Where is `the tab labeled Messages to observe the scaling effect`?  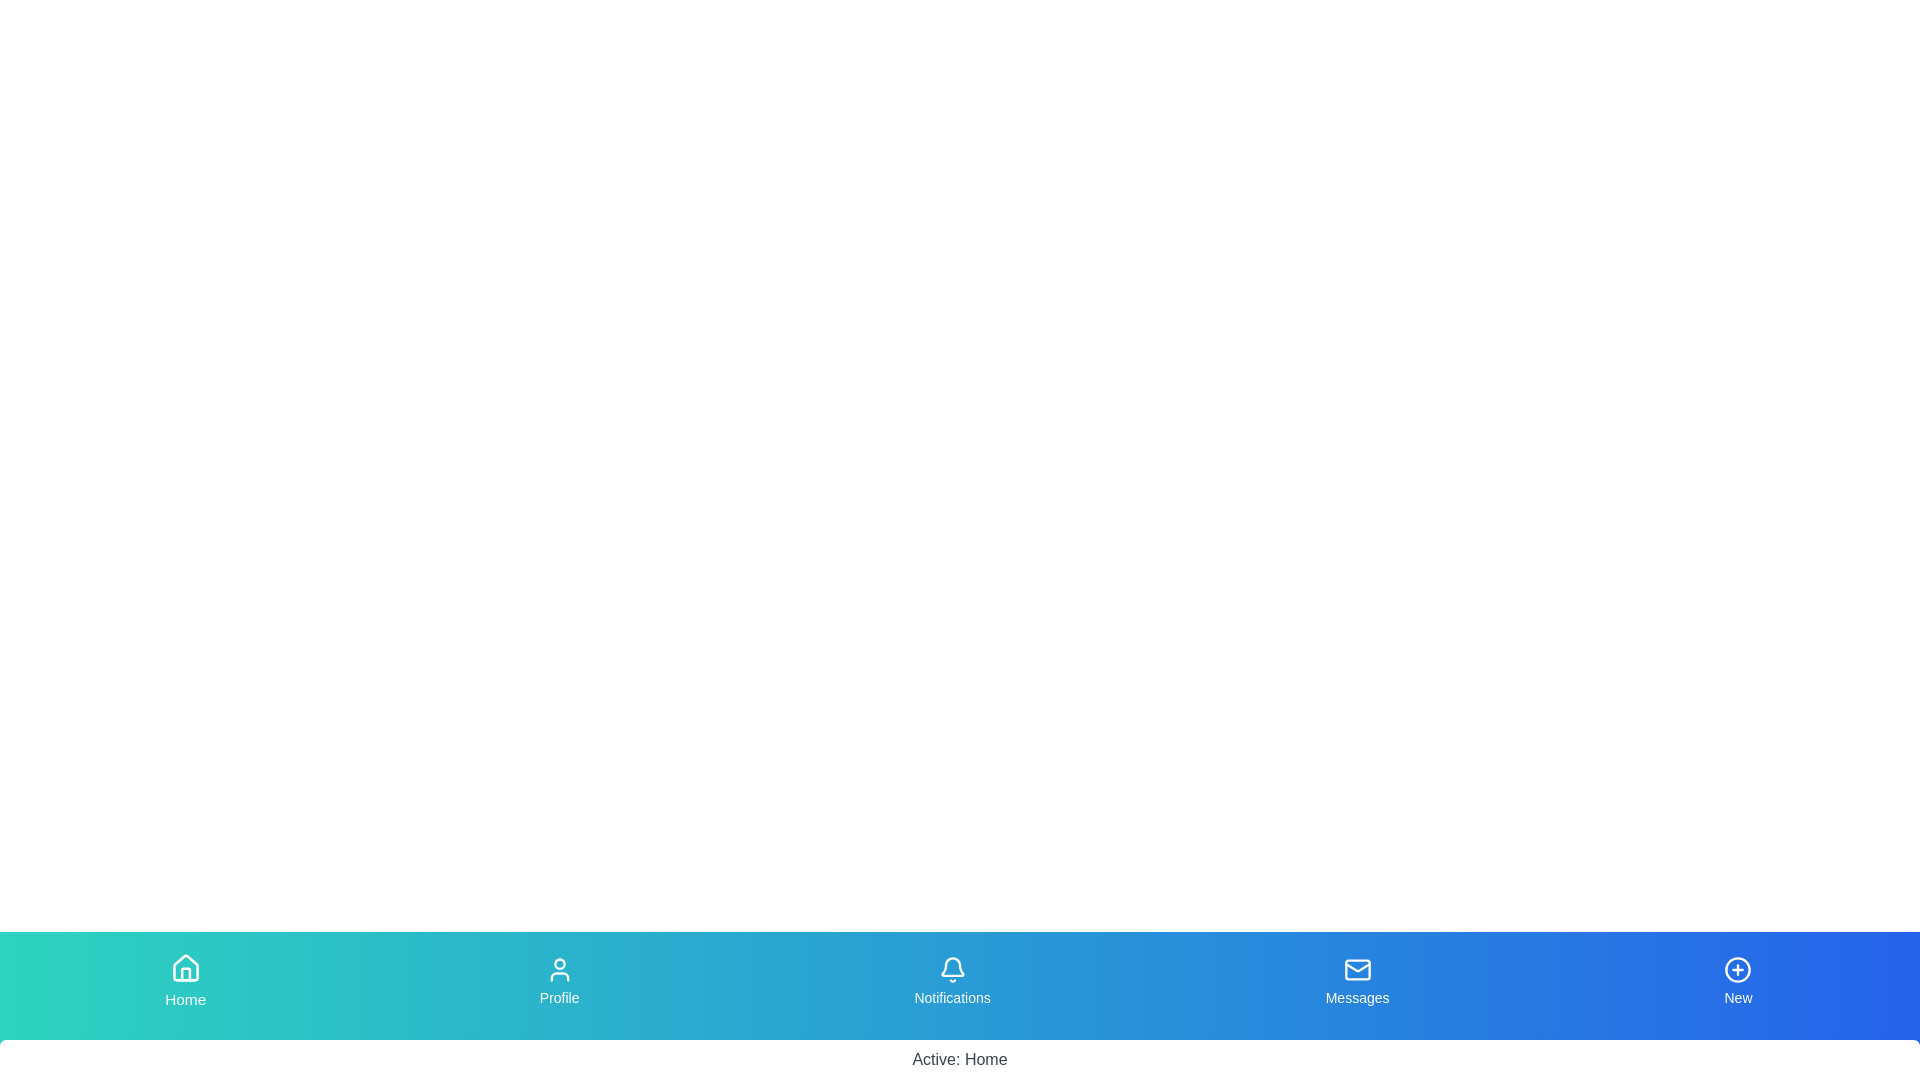
the tab labeled Messages to observe the scaling effect is located at coordinates (1357, 981).